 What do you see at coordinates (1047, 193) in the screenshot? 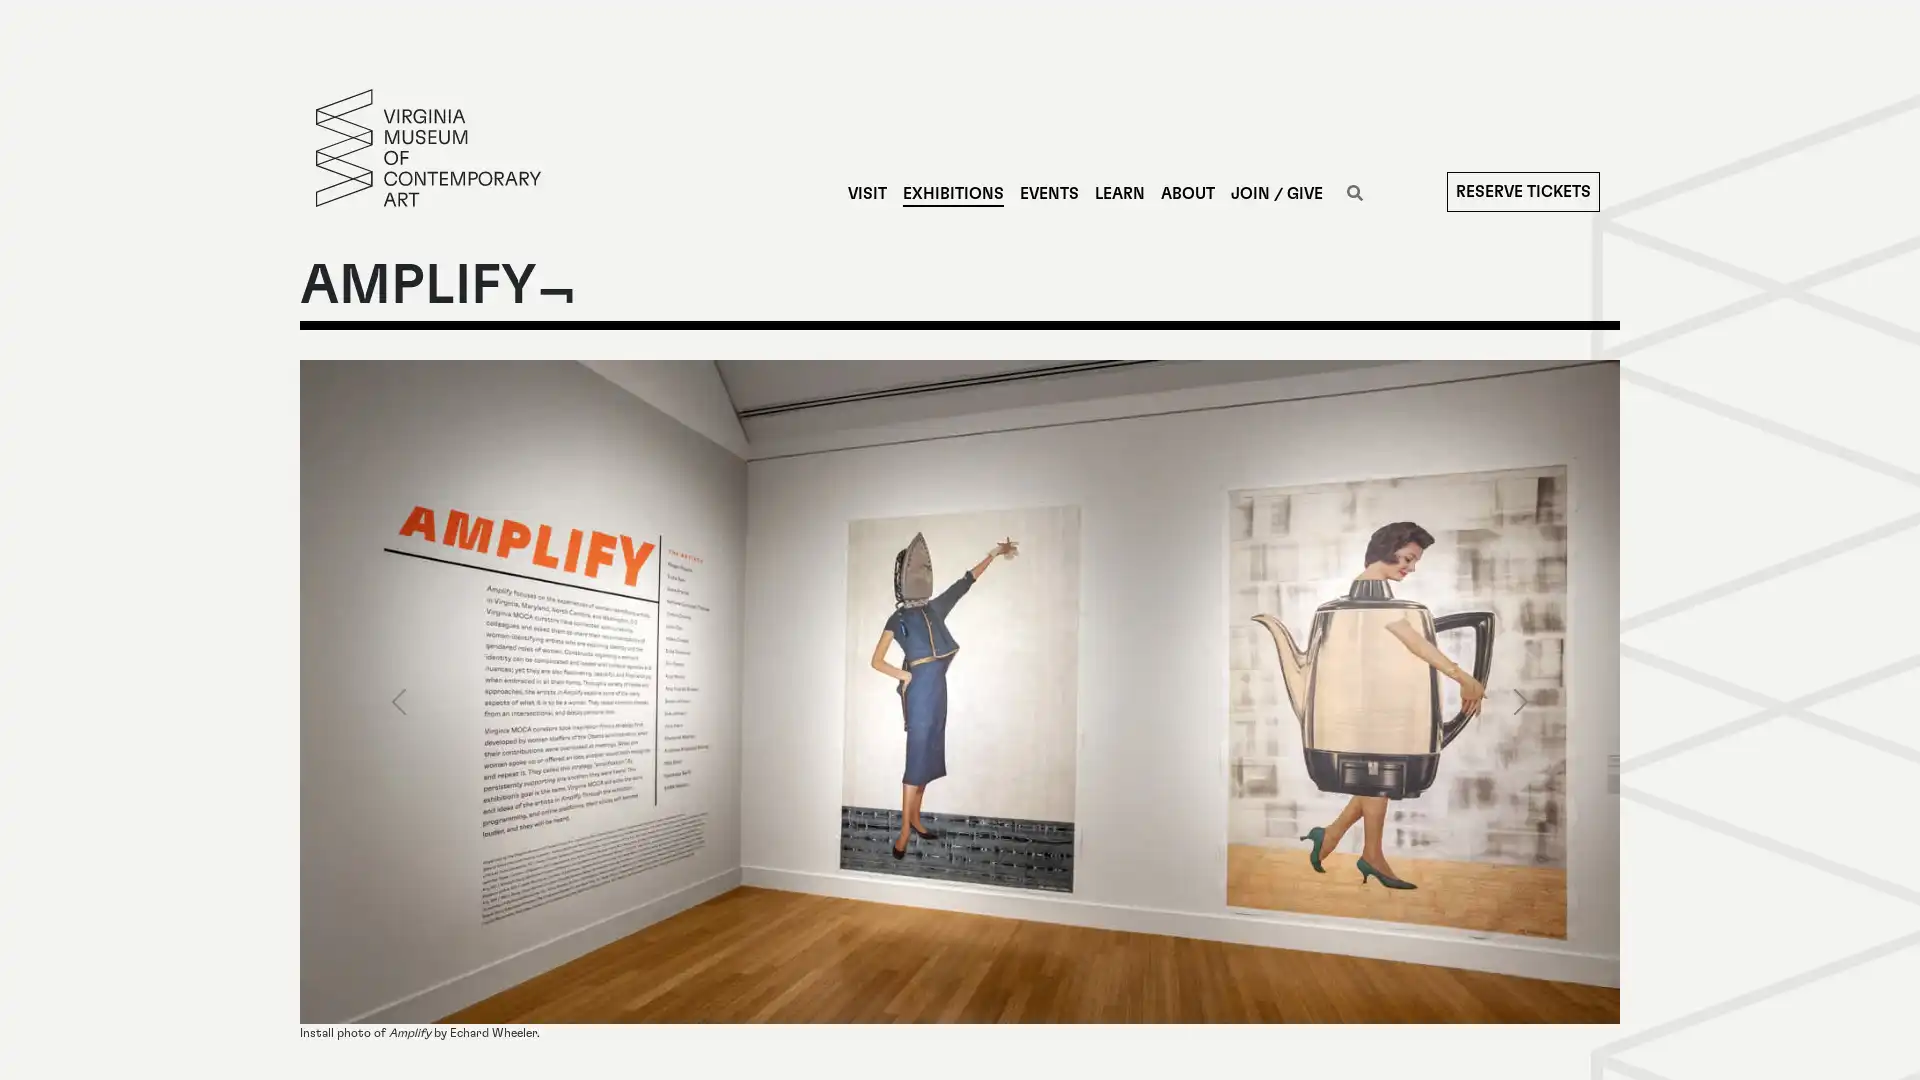
I see `EVENTS` at bounding box center [1047, 193].